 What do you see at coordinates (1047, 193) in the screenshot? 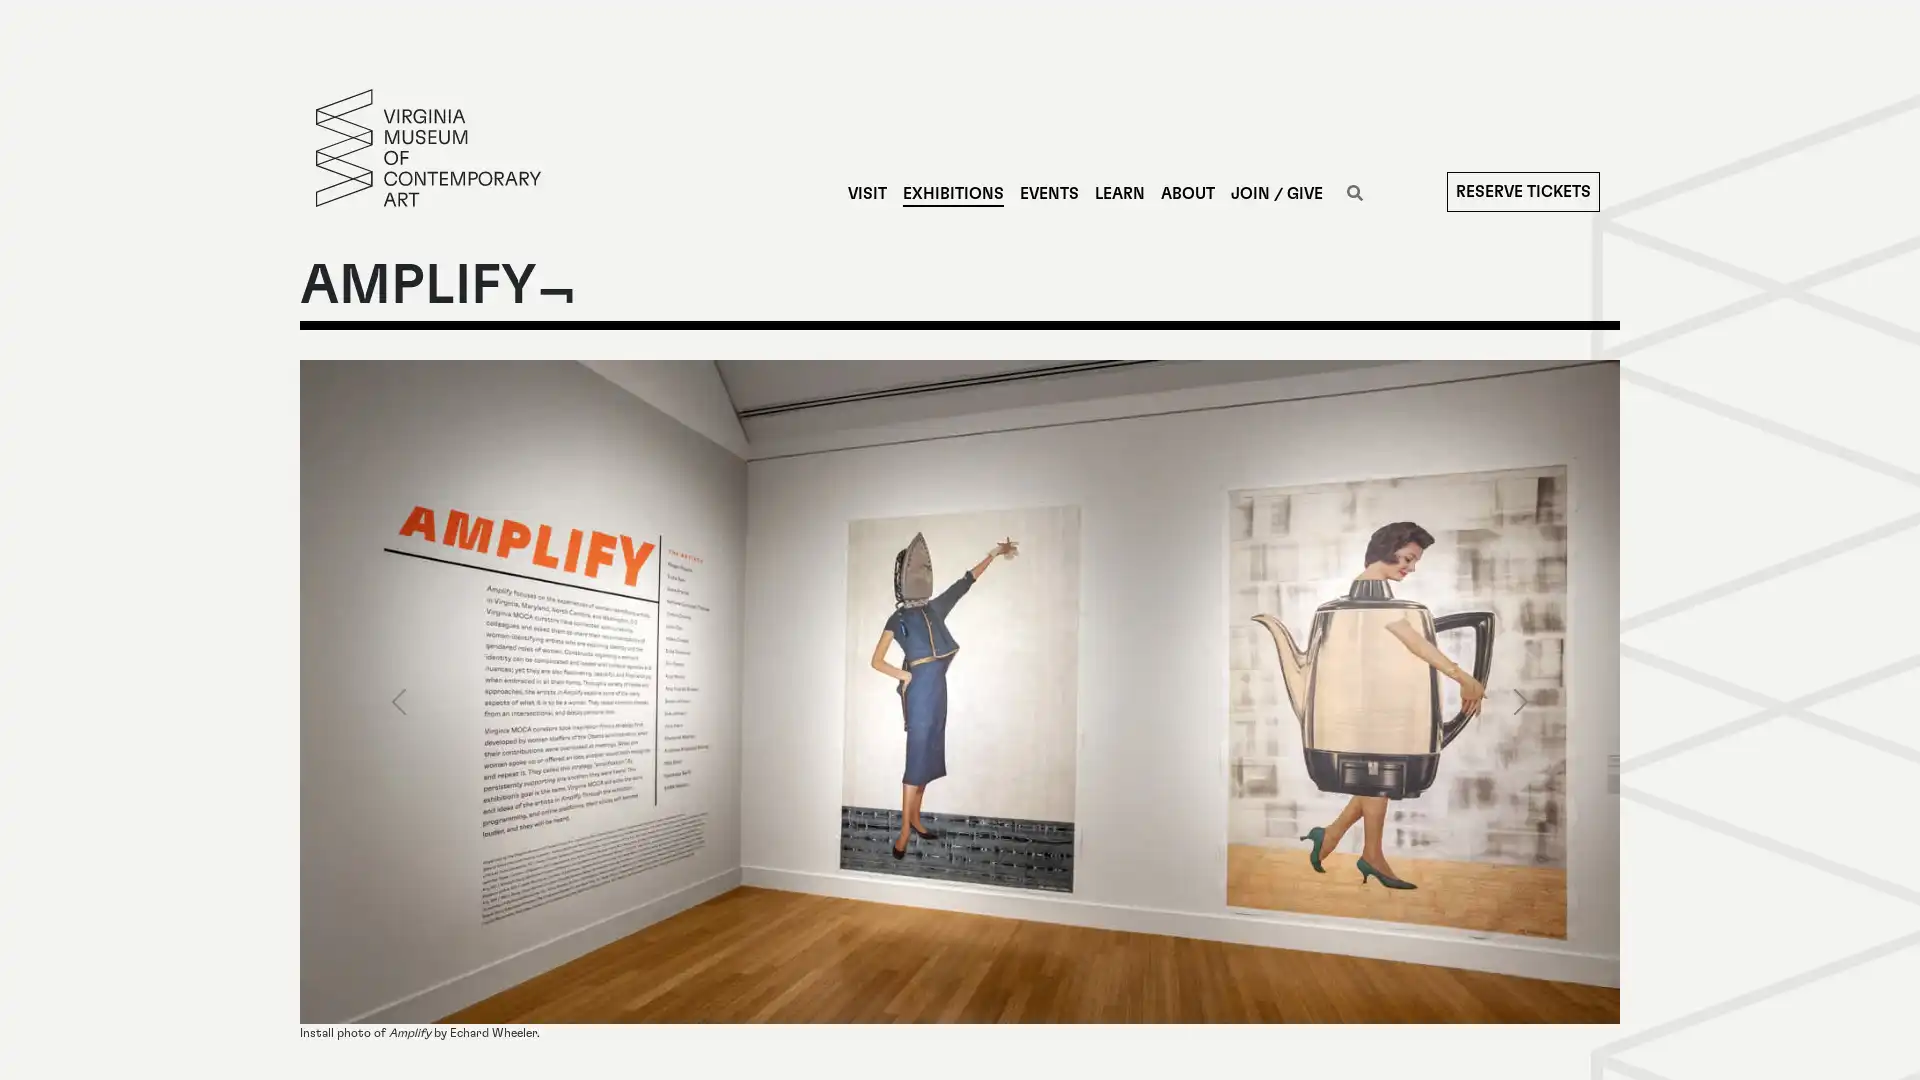
I see `EVENTS` at bounding box center [1047, 193].